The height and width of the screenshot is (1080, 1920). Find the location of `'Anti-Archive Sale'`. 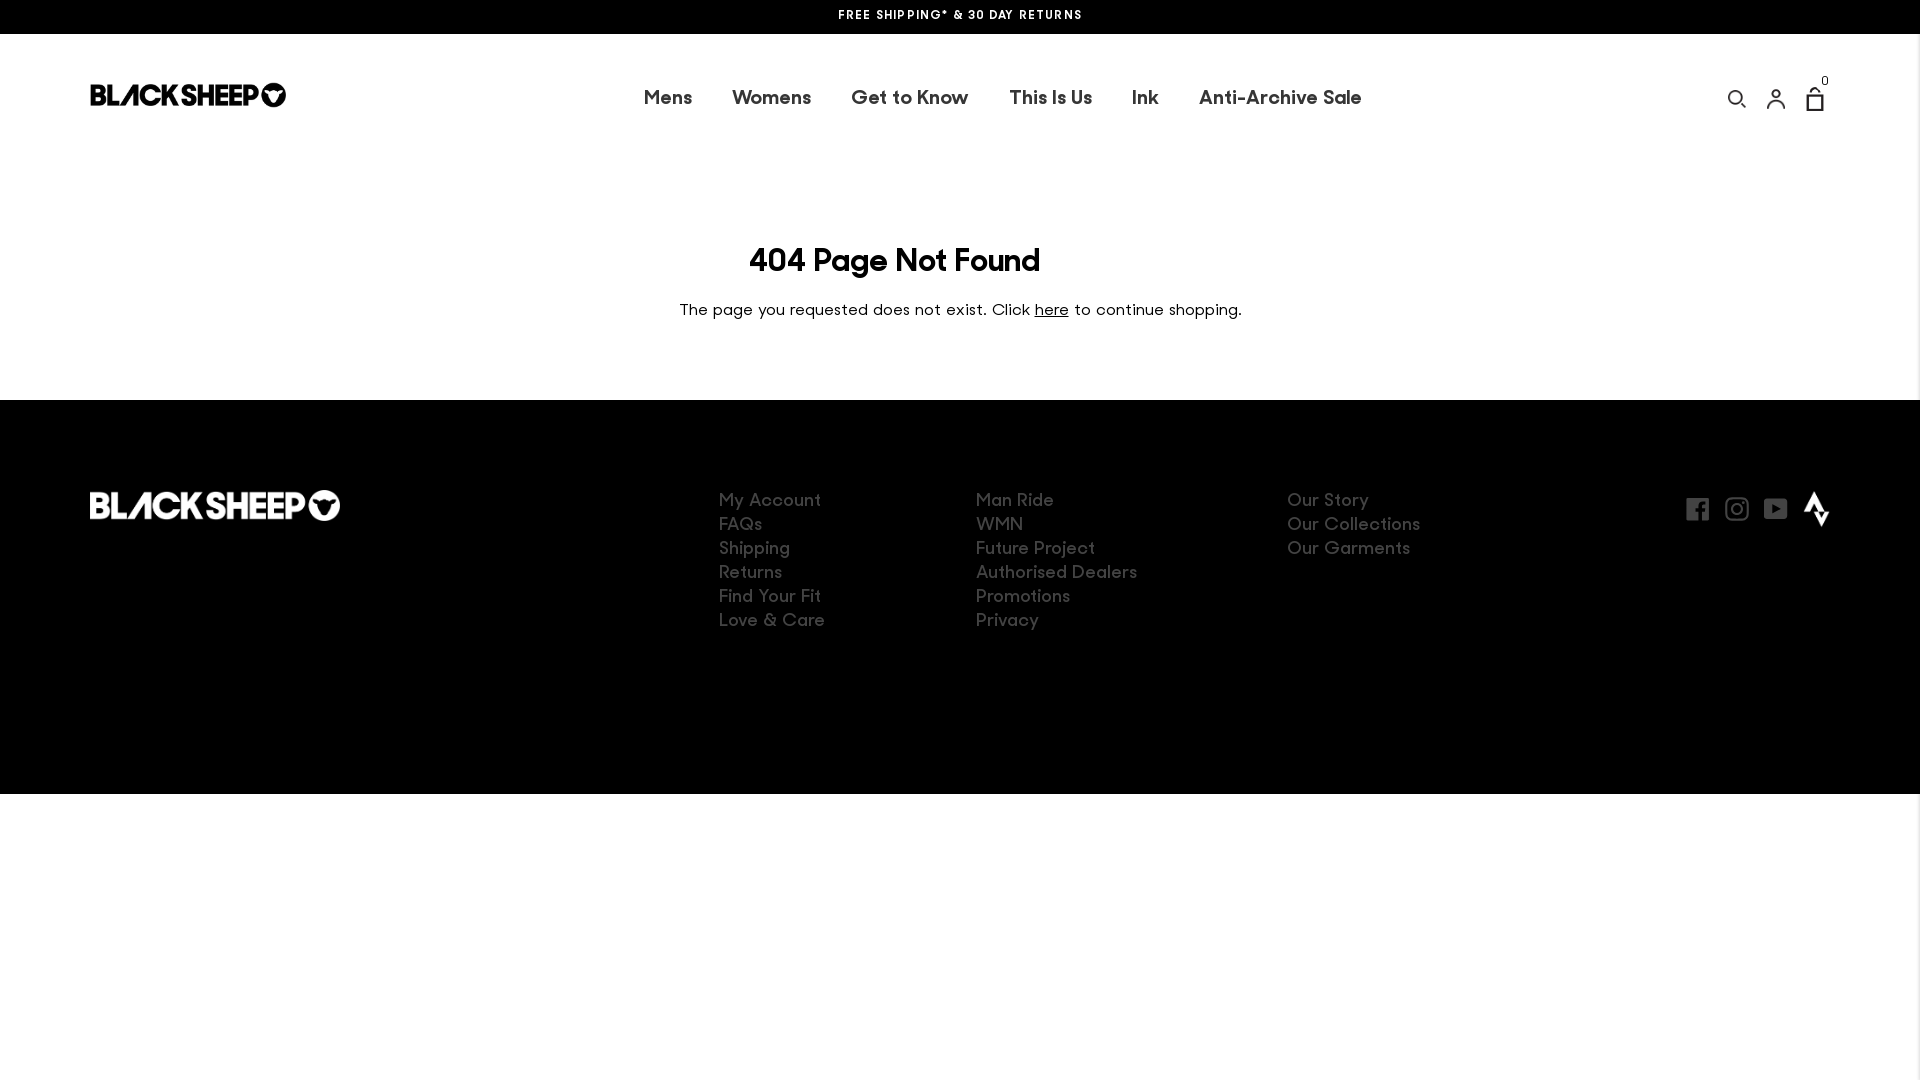

'Anti-Archive Sale' is located at coordinates (1278, 99).